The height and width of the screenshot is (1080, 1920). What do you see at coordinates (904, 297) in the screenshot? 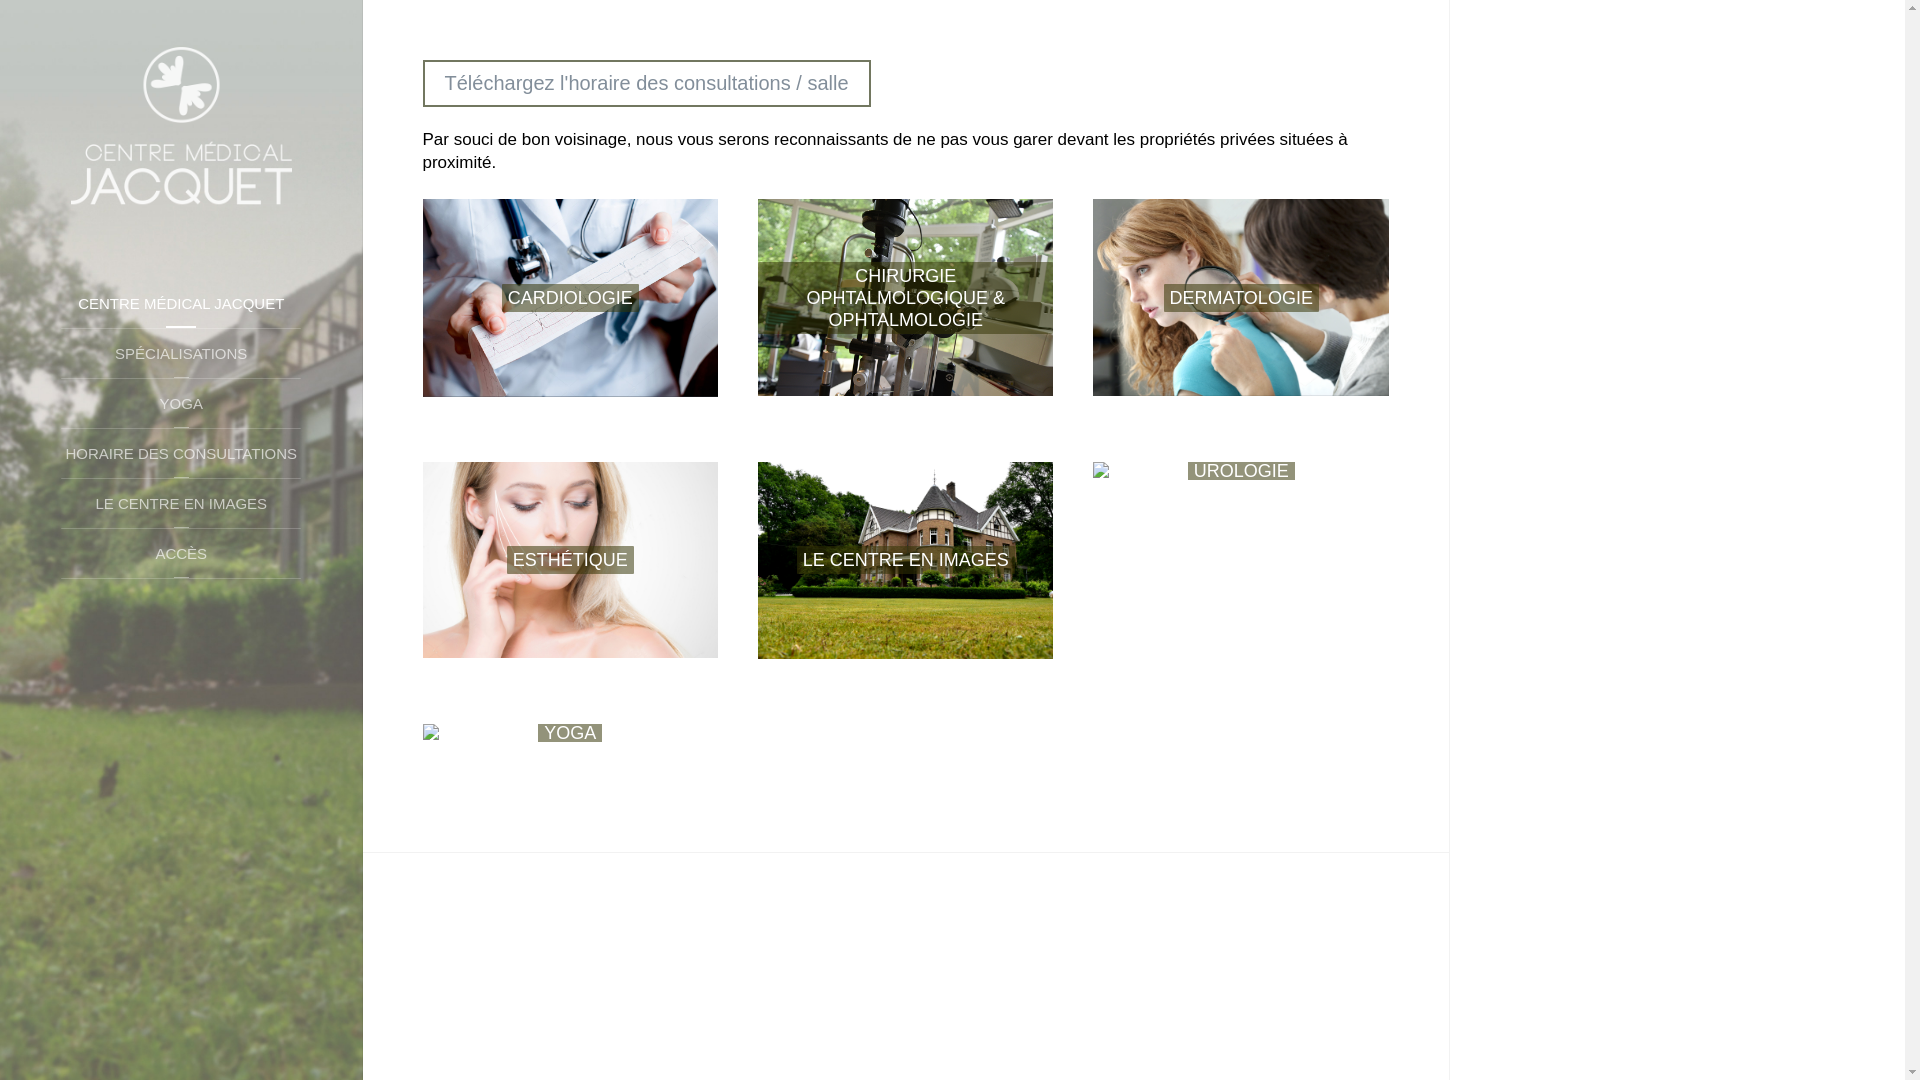
I see `'CHIRURGIE OPHTALMOLOGIQUE & OPHTALMOLOGIE'` at bounding box center [904, 297].